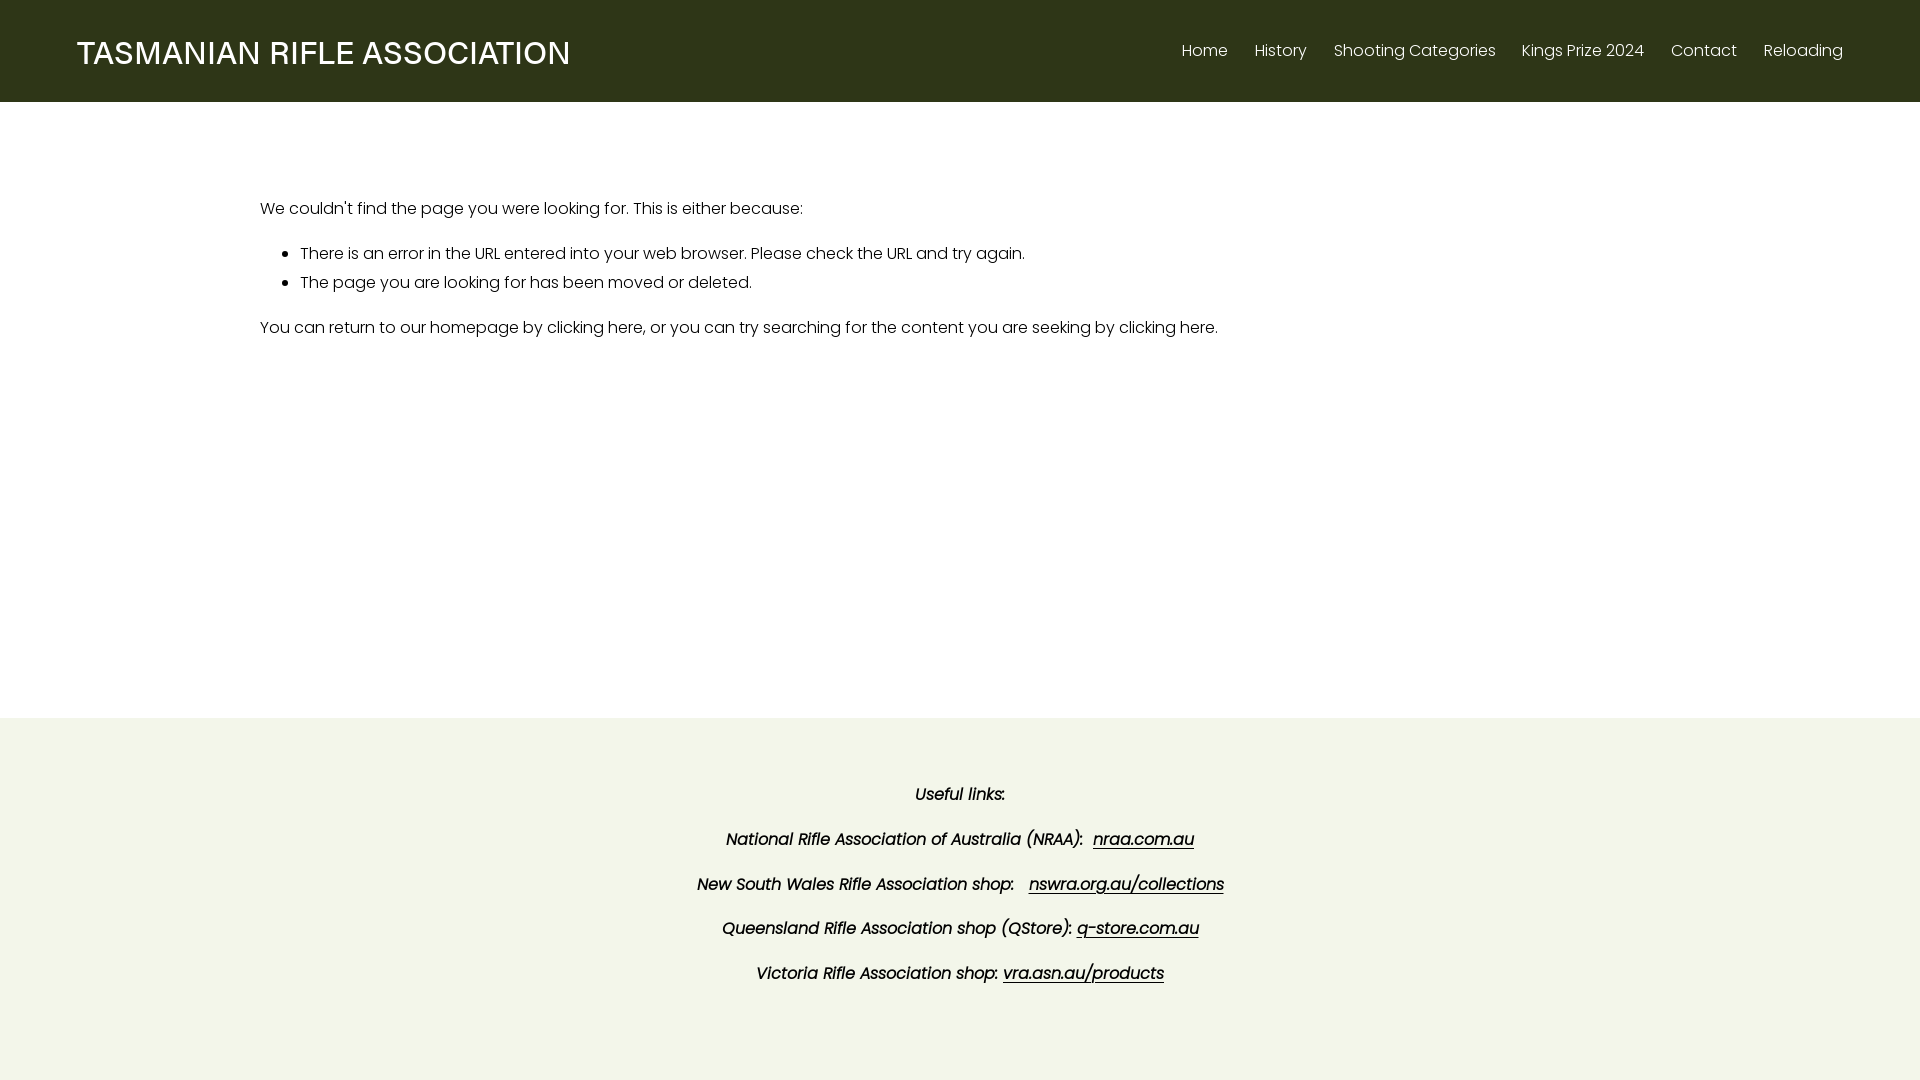 The width and height of the screenshot is (1920, 1080). Describe the element at coordinates (1117, 326) in the screenshot. I see `'clicking here'` at that location.